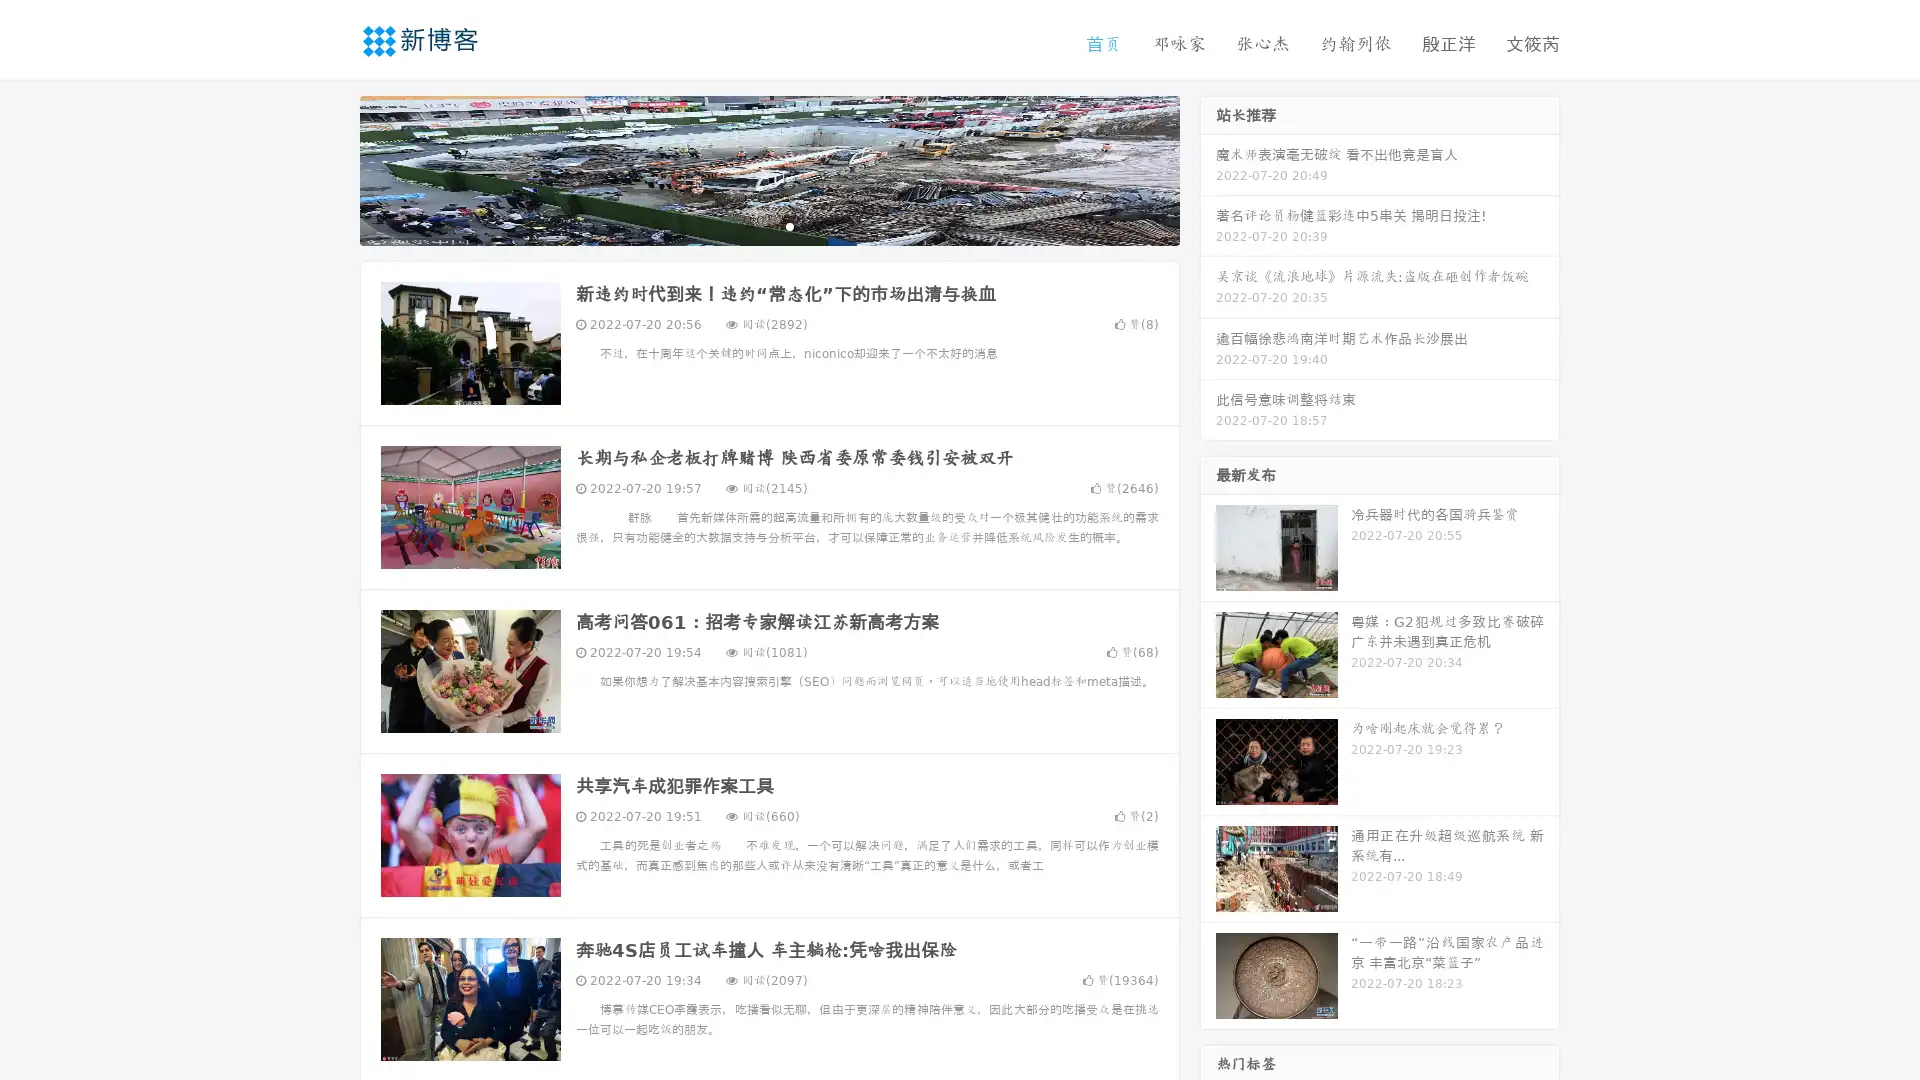 The image size is (1920, 1080). I want to click on Go to slide 1, so click(748, 225).